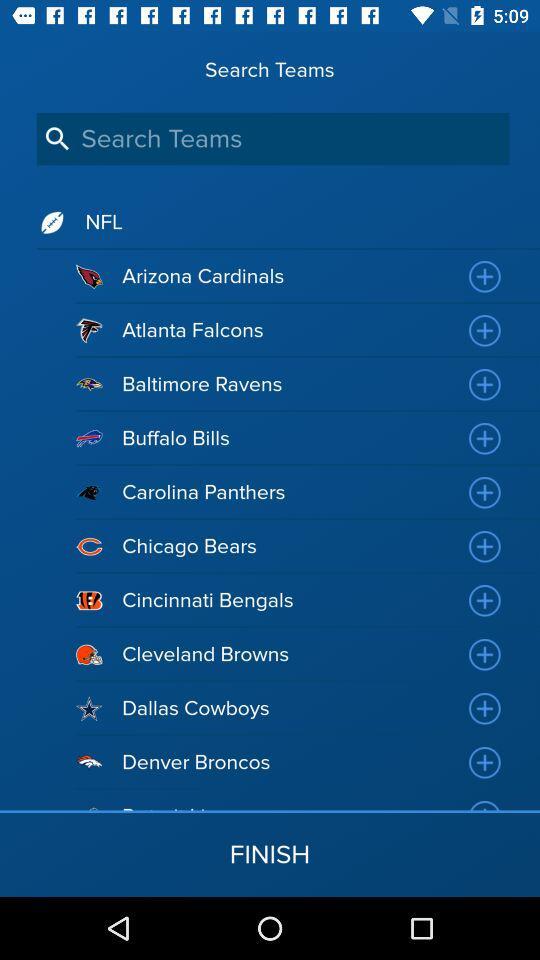 The width and height of the screenshot is (540, 960). What do you see at coordinates (272, 138) in the screenshot?
I see `the icon below search teams icon` at bounding box center [272, 138].